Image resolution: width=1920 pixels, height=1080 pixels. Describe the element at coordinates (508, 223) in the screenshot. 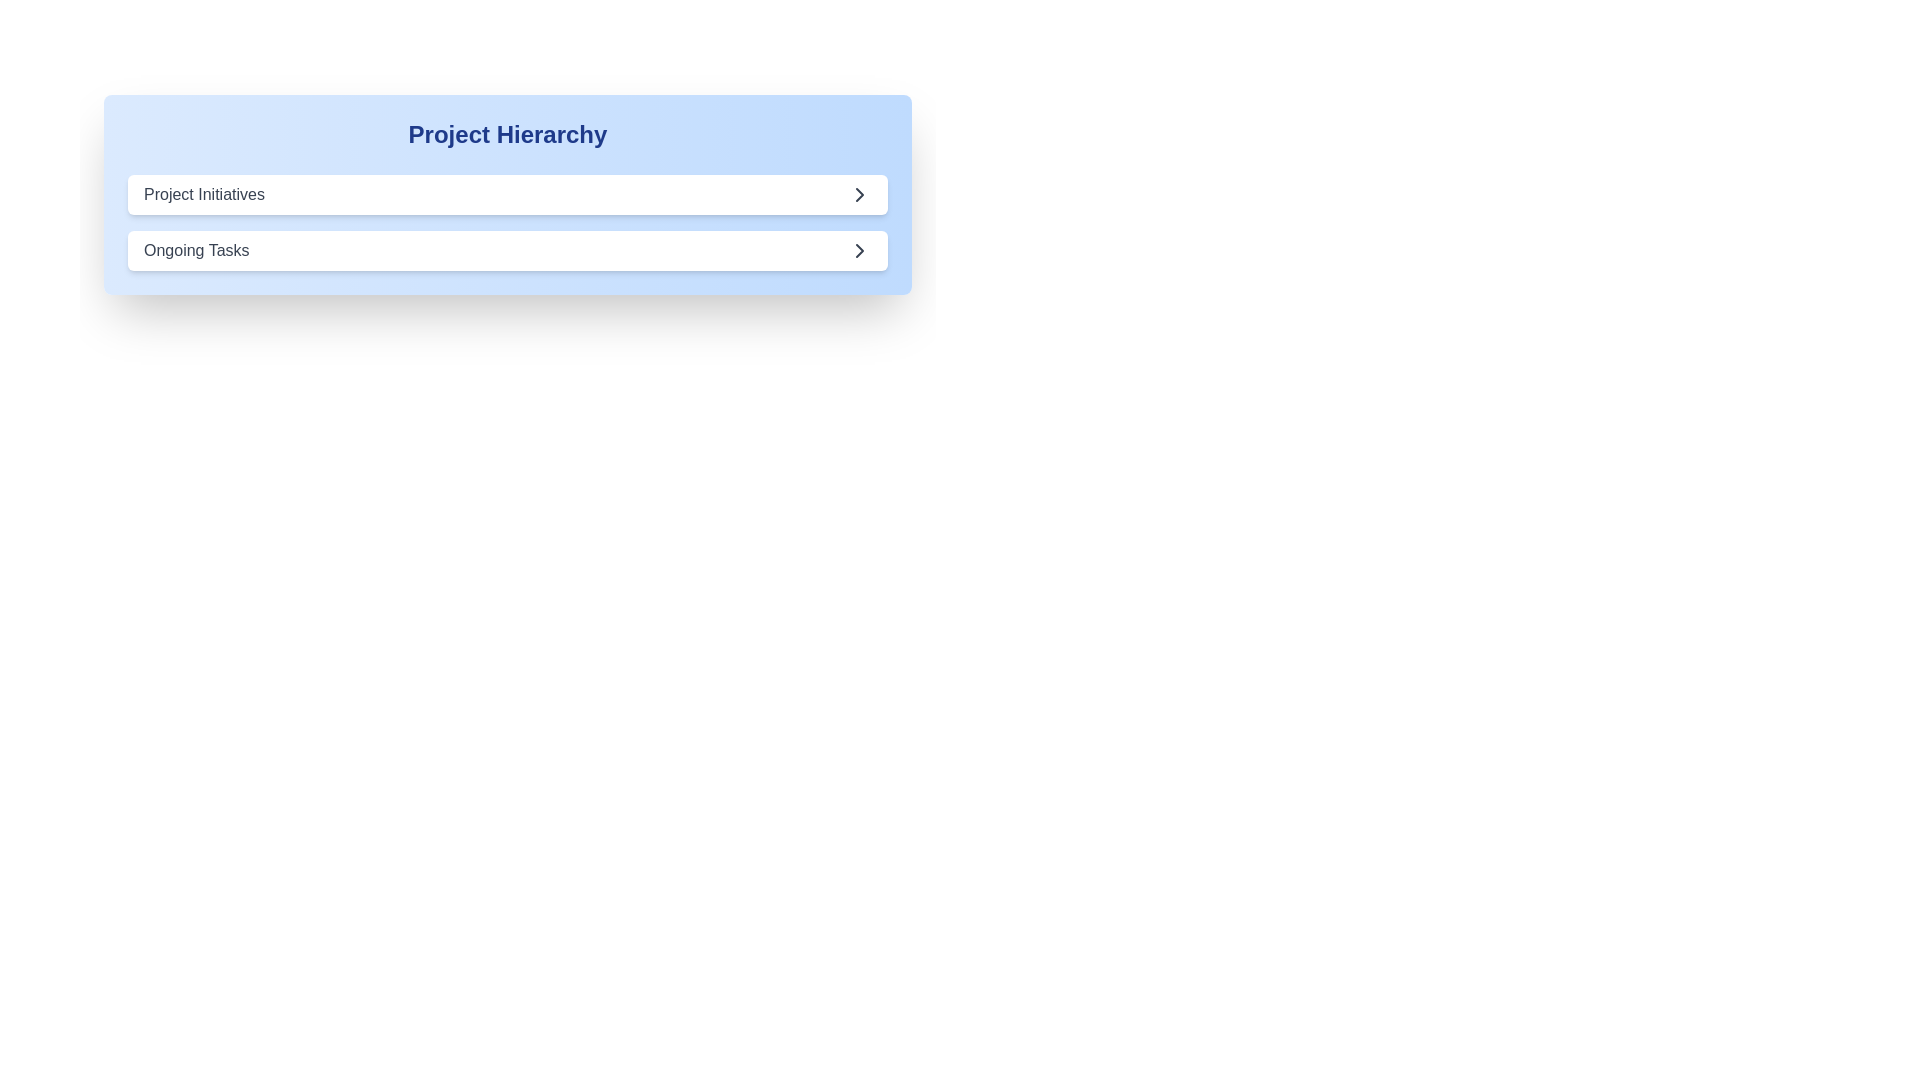

I see `the sections inside the 'Project Hierarchy' Panel, which contains 'Project Initiatives' and 'Ongoing Tasks' separated by a horizontal divider` at that location.